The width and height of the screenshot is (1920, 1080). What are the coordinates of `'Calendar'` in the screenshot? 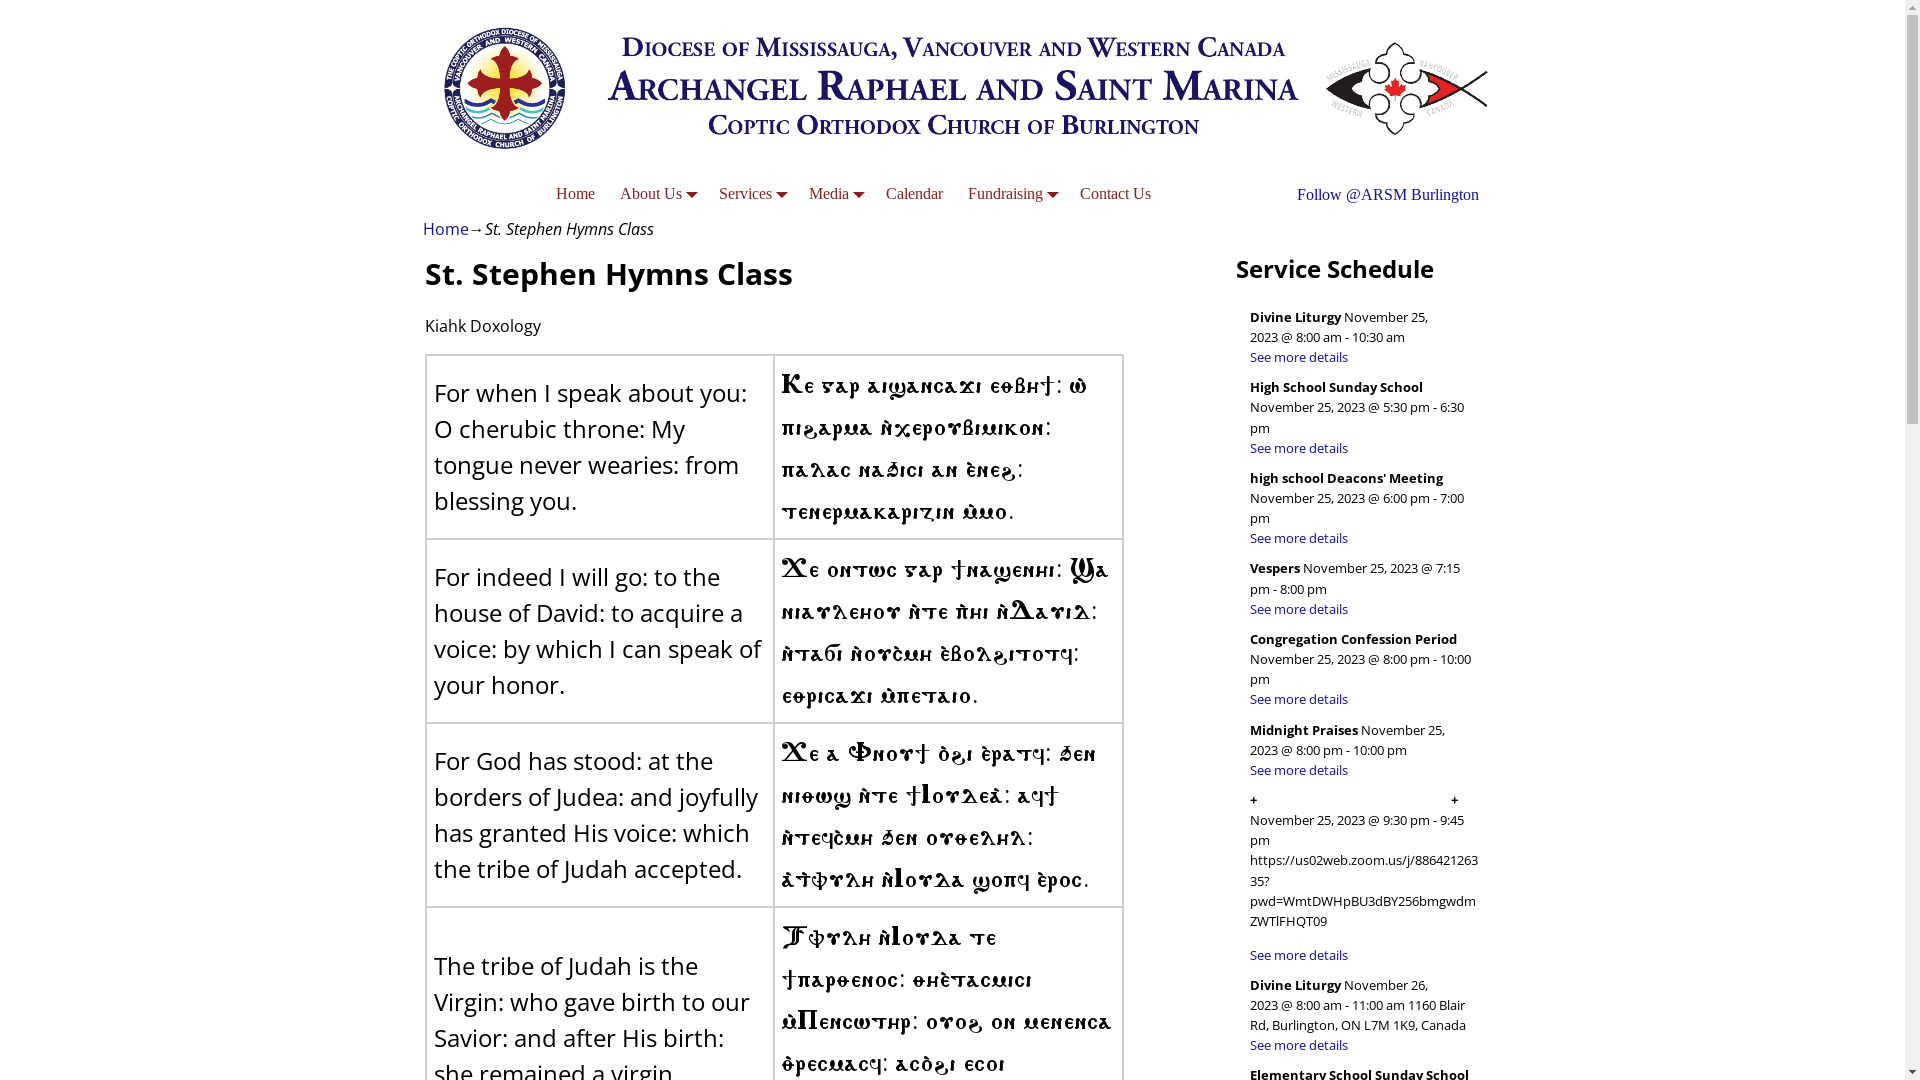 It's located at (914, 194).